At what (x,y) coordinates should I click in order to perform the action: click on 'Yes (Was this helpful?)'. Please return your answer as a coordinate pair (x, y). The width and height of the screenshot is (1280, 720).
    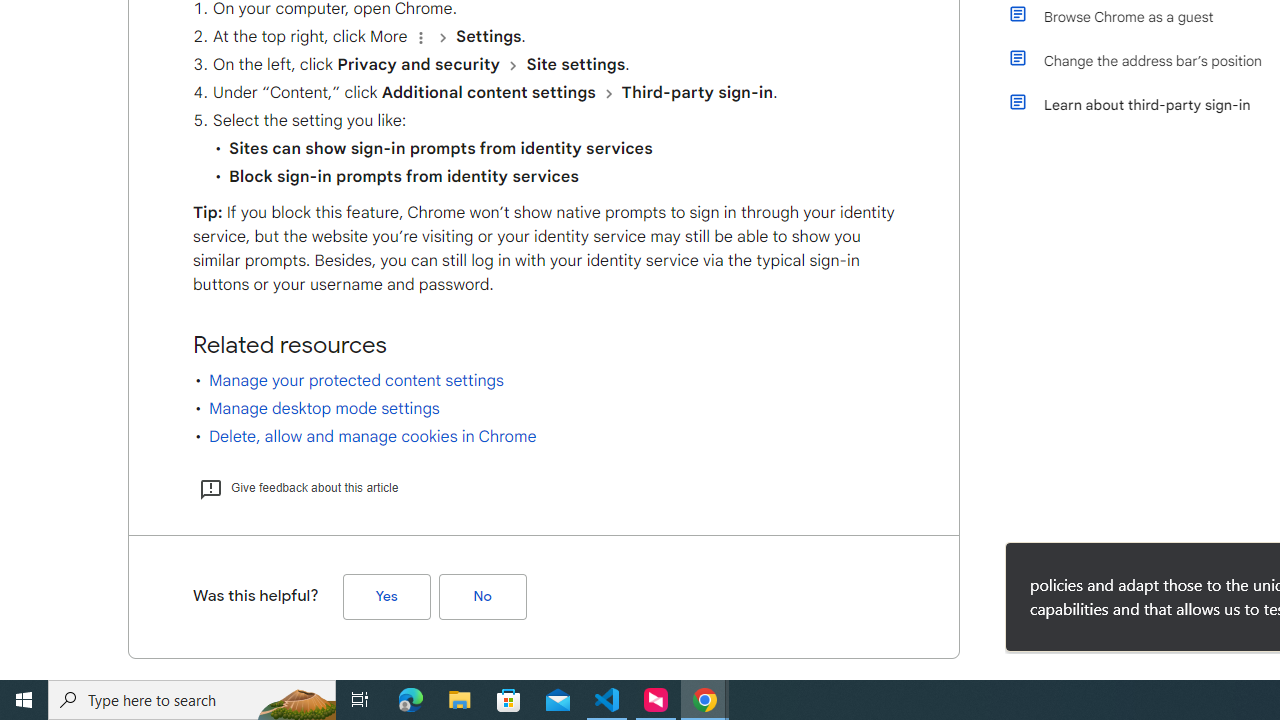
    Looking at the image, I should click on (386, 595).